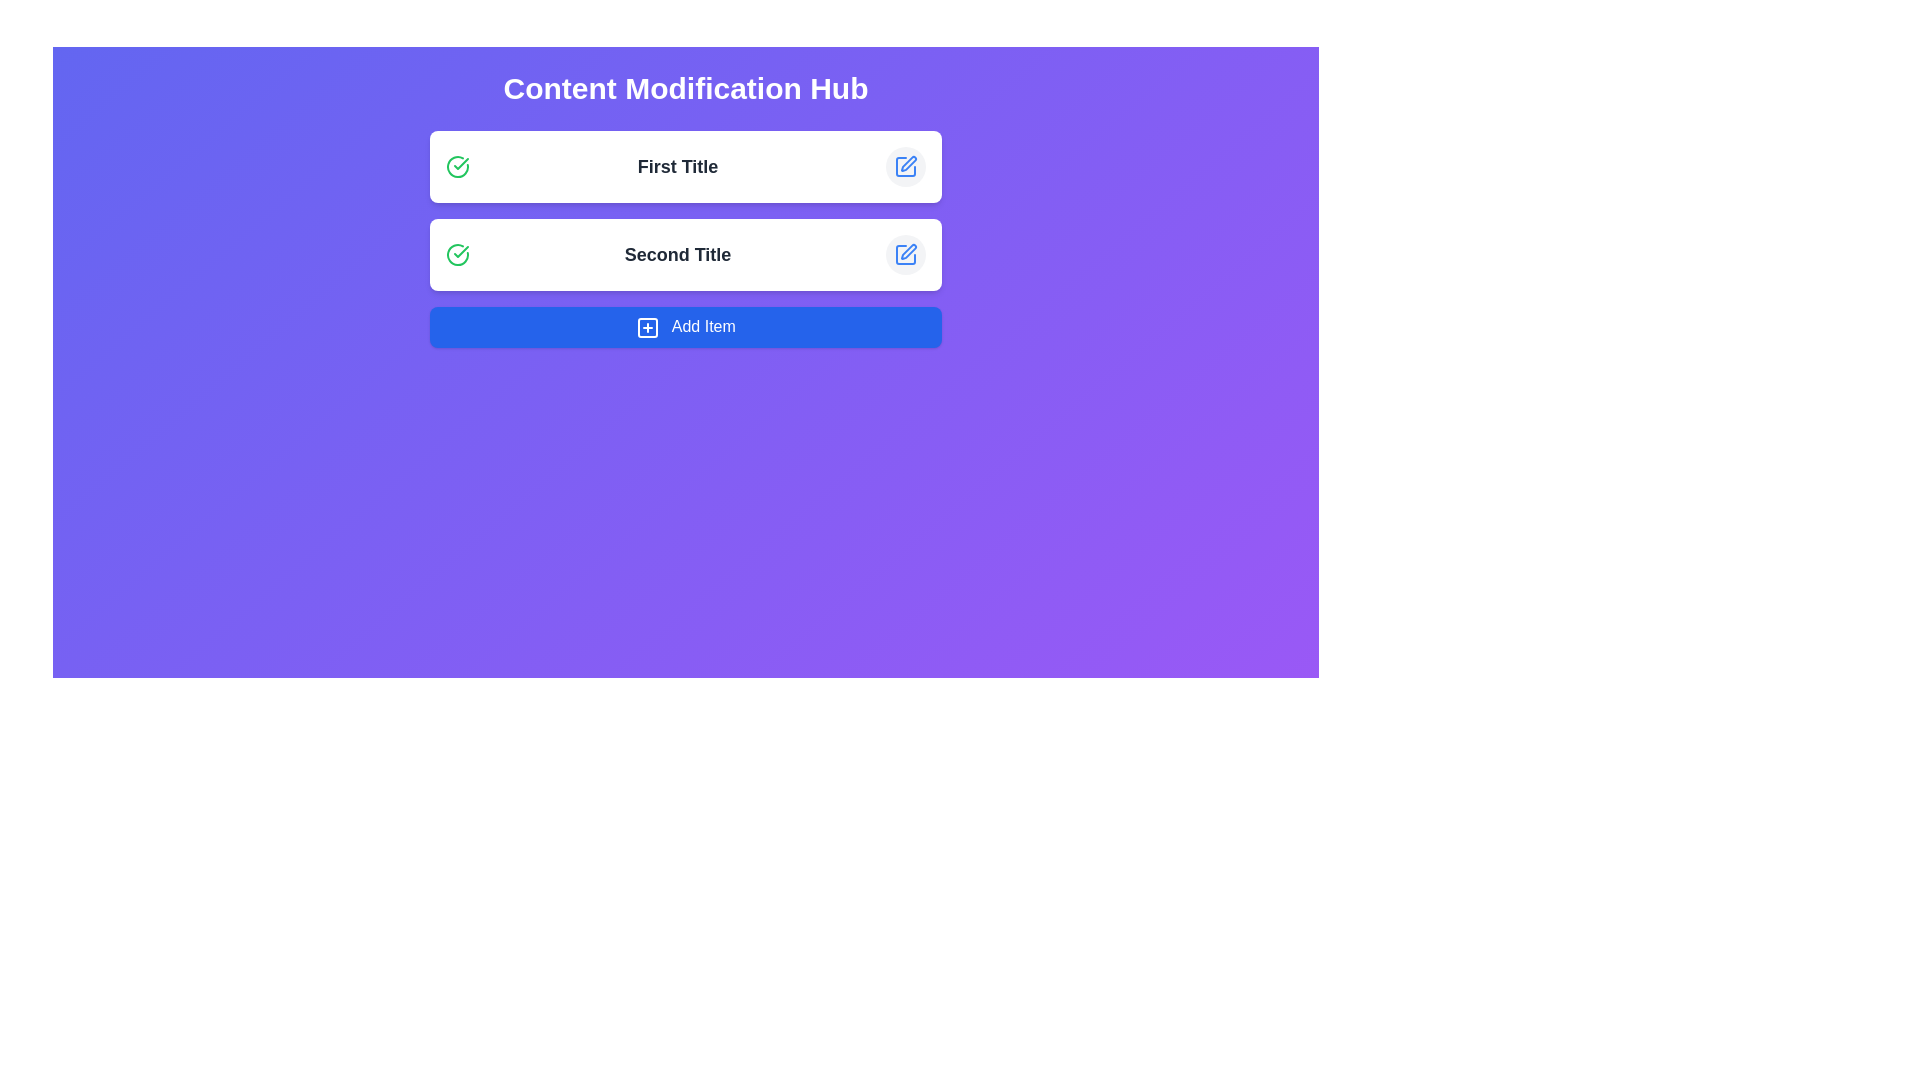 The image size is (1920, 1080). What do you see at coordinates (907, 163) in the screenshot?
I see `the pen icon located on the right-hand side next to the 'First Title' label within a white card to initiate an edit action` at bounding box center [907, 163].